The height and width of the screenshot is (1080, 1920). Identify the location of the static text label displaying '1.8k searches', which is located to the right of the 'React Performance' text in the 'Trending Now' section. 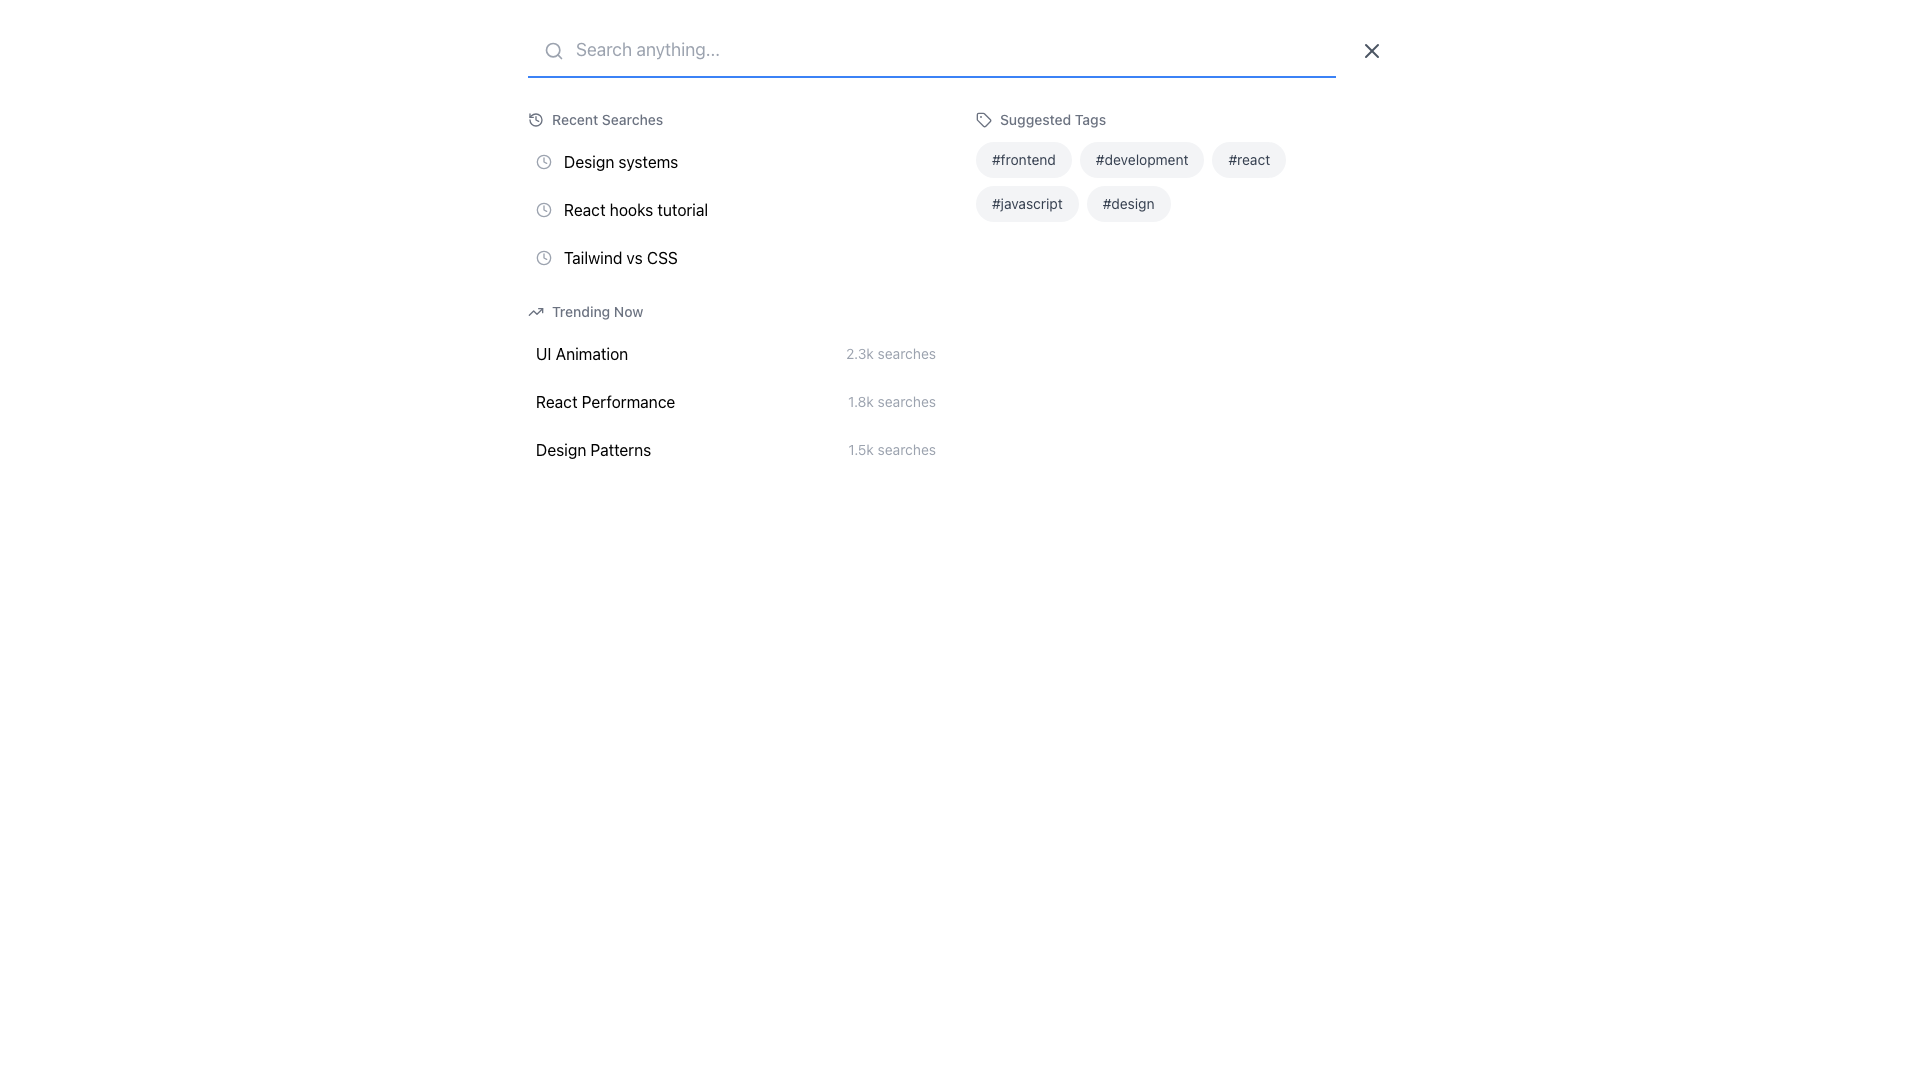
(891, 401).